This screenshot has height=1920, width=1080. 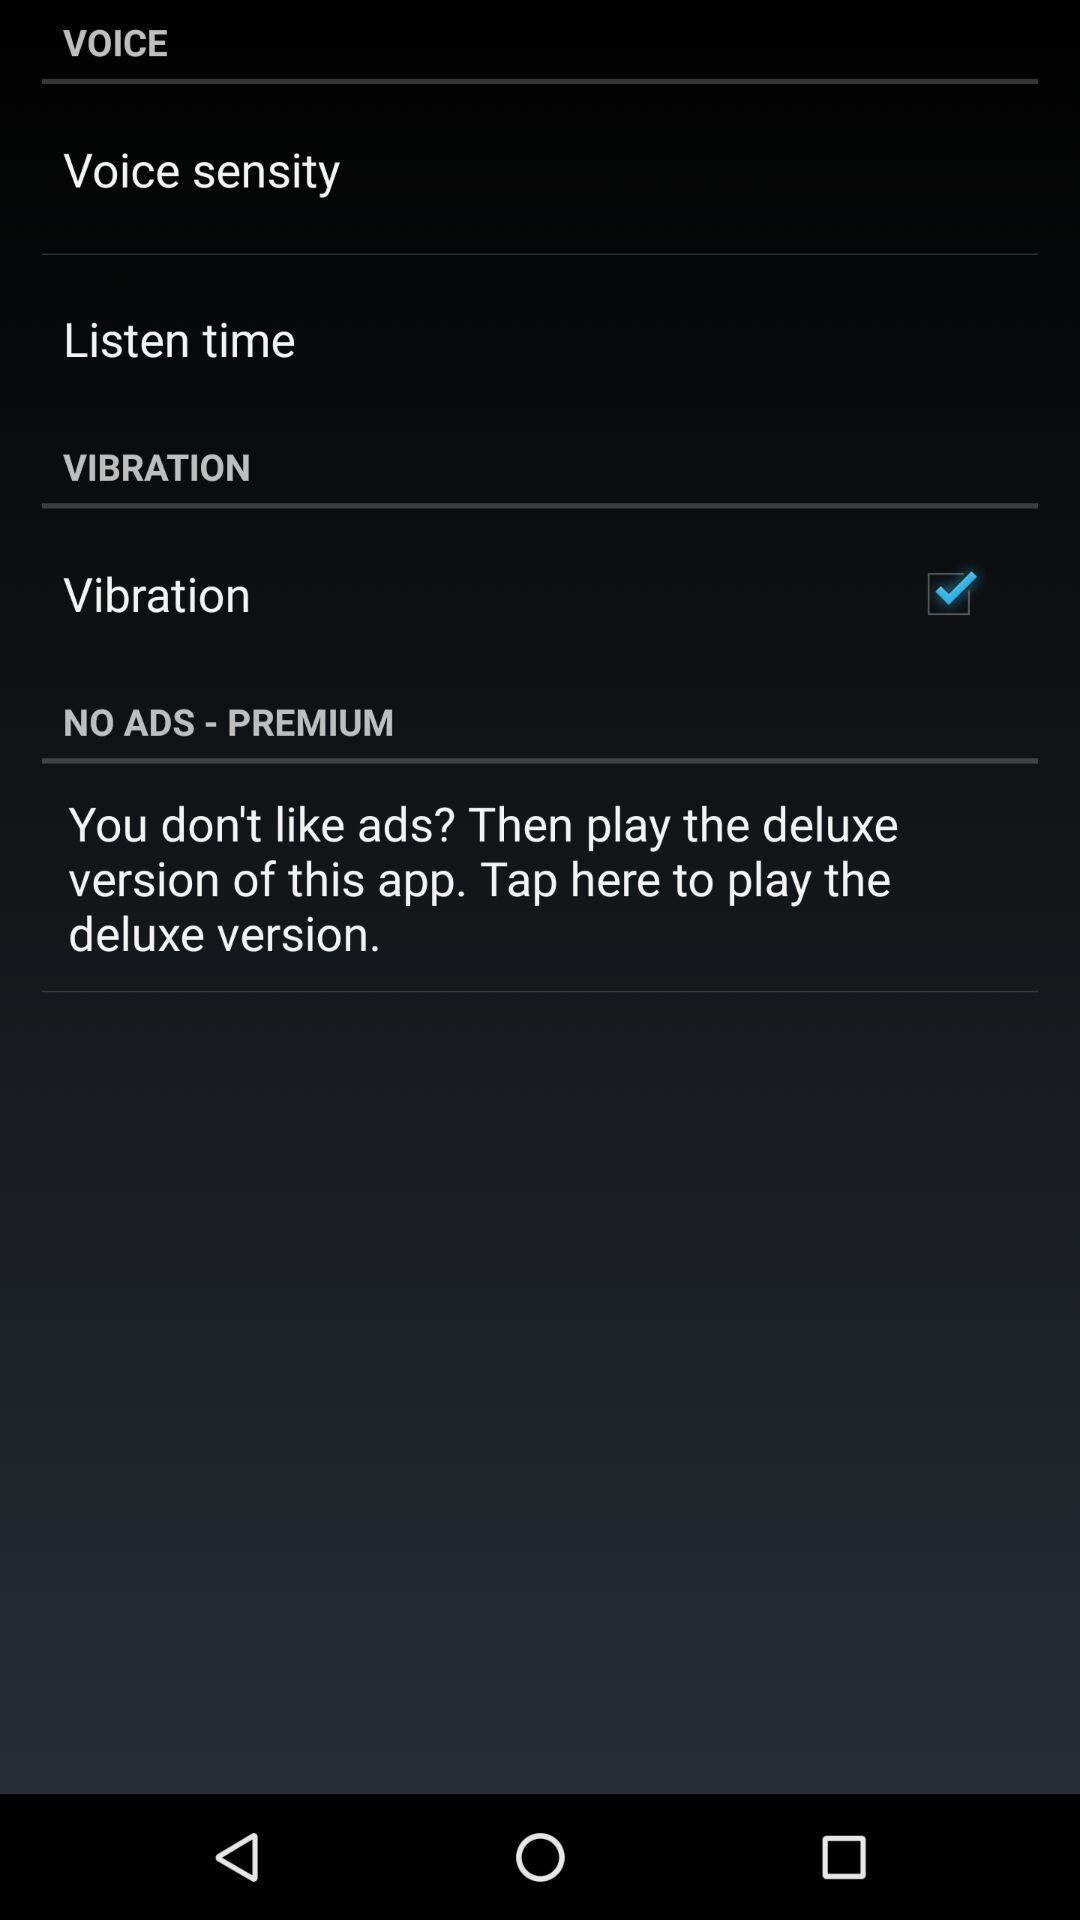 What do you see at coordinates (947, 593) in the screenshot?
I see `the icon next to vibration item` at bounding box center [947, 593].